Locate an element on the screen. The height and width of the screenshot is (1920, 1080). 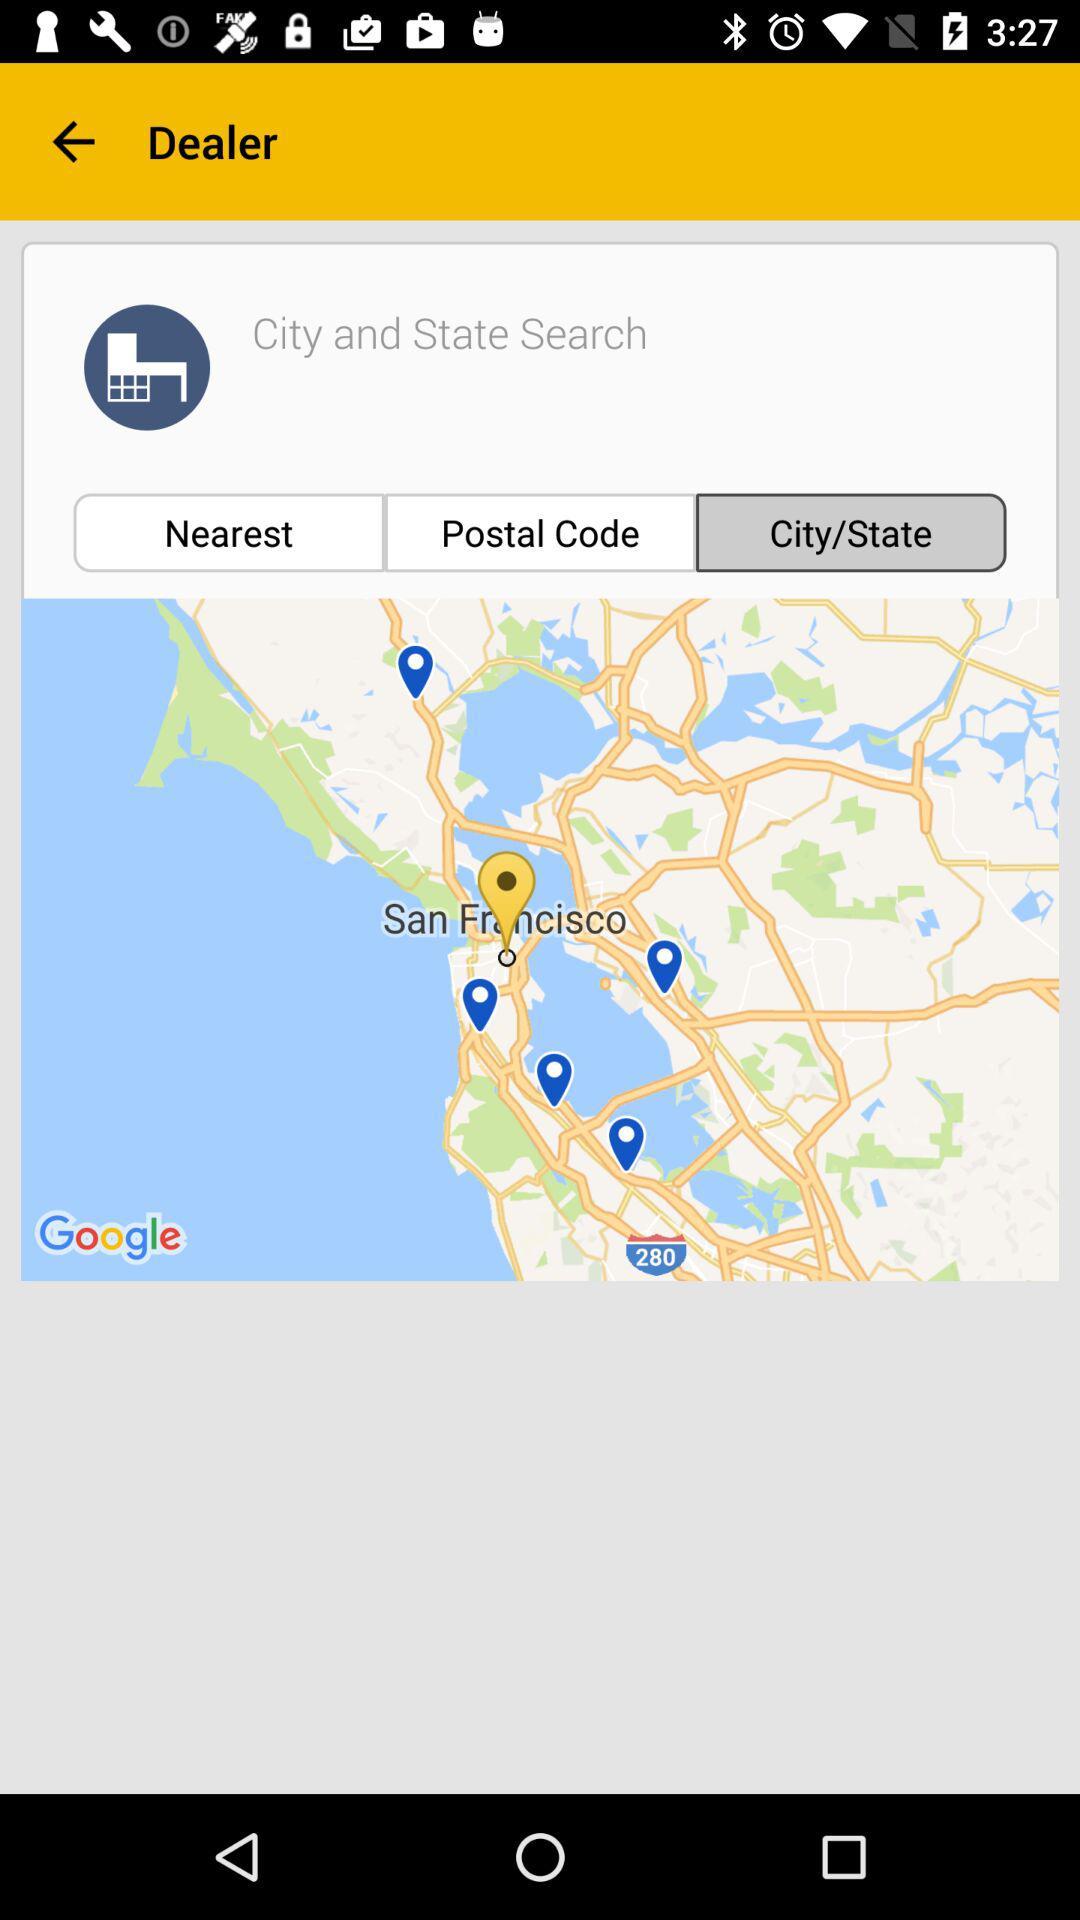
the item to the left of postal code icon is located at coordinates (228, 532).